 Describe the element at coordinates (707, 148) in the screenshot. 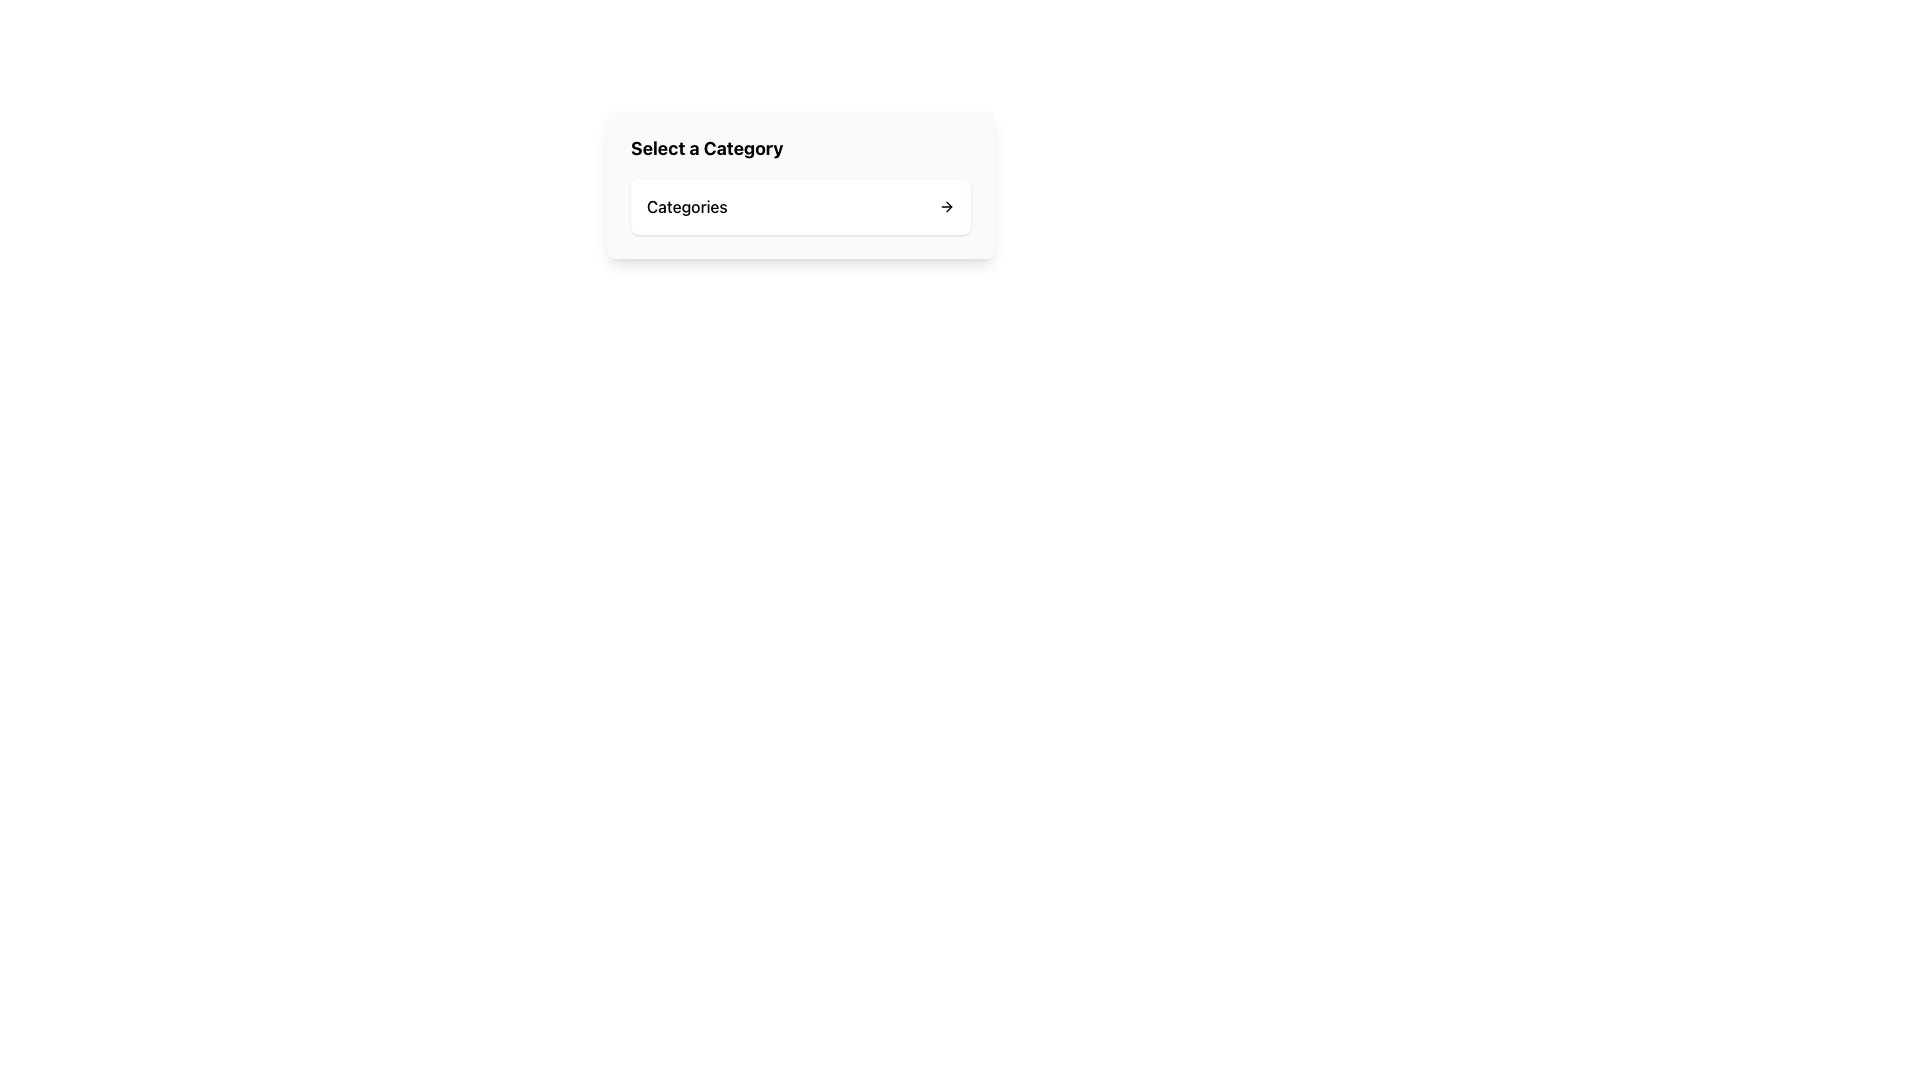

I see `the 'Select a Category' text label, which is styled with a bold and large font and positioned prominently above other elements in the interface` at that location.